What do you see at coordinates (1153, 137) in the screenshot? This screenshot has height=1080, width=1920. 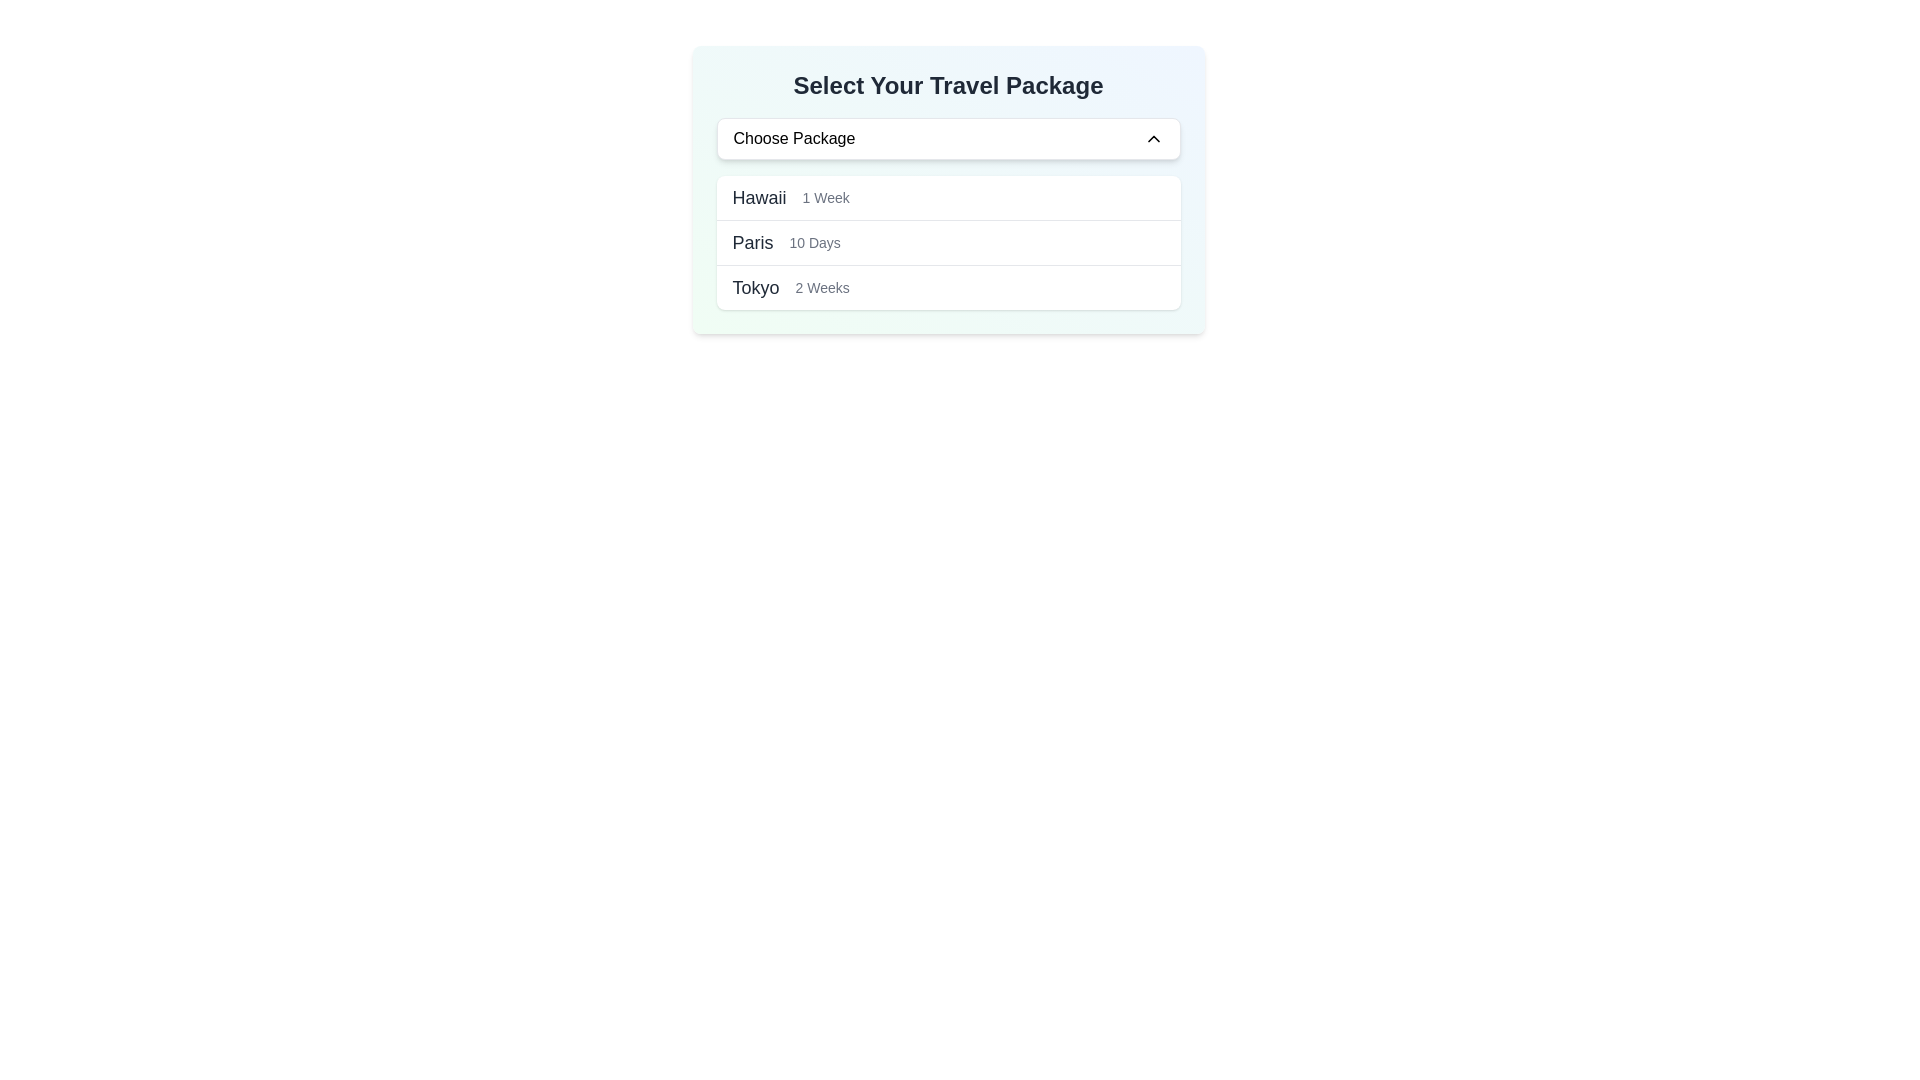 I see `the upward arrow icon used for collapsing the 'Choose Package' dropdown selector for accessibility purposes` at bounding box center [1153, 137].